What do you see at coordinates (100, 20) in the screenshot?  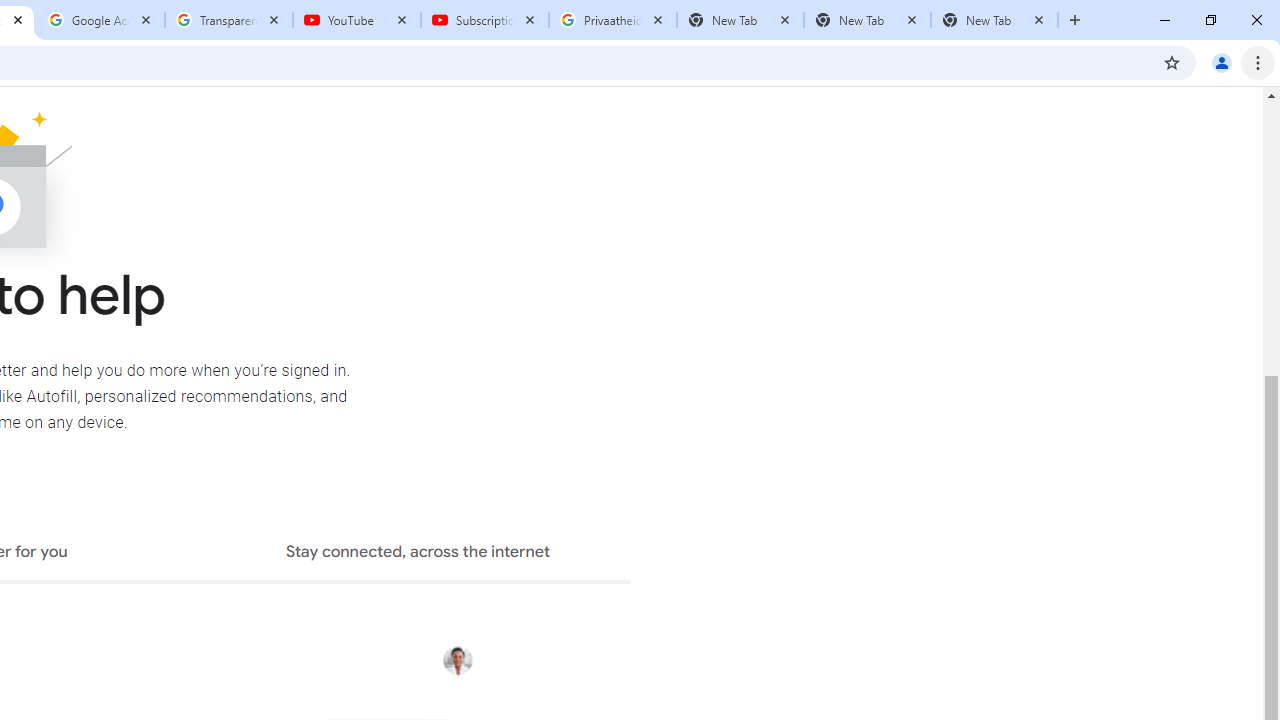 I see `'Google Account'` at bounding box center [100, 20].